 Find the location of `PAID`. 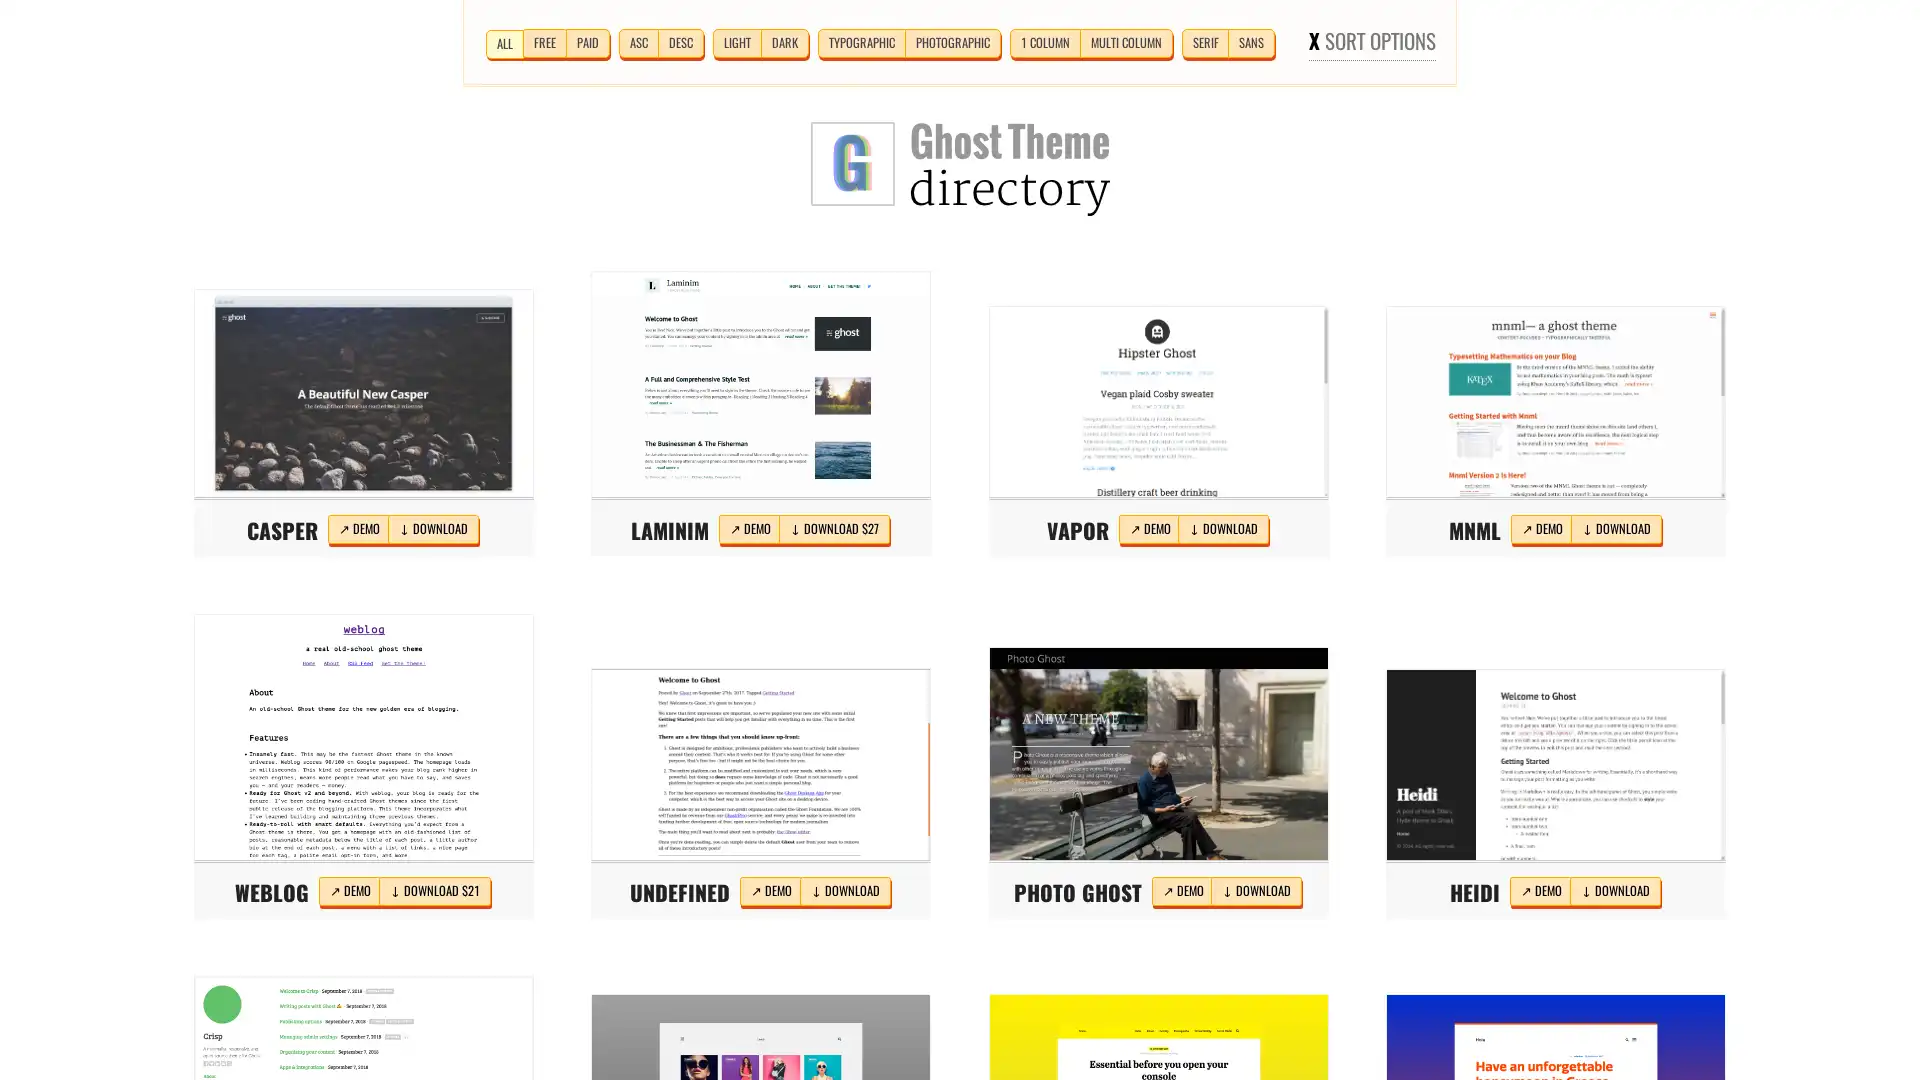

PAID is located at coordinates (585, 42).